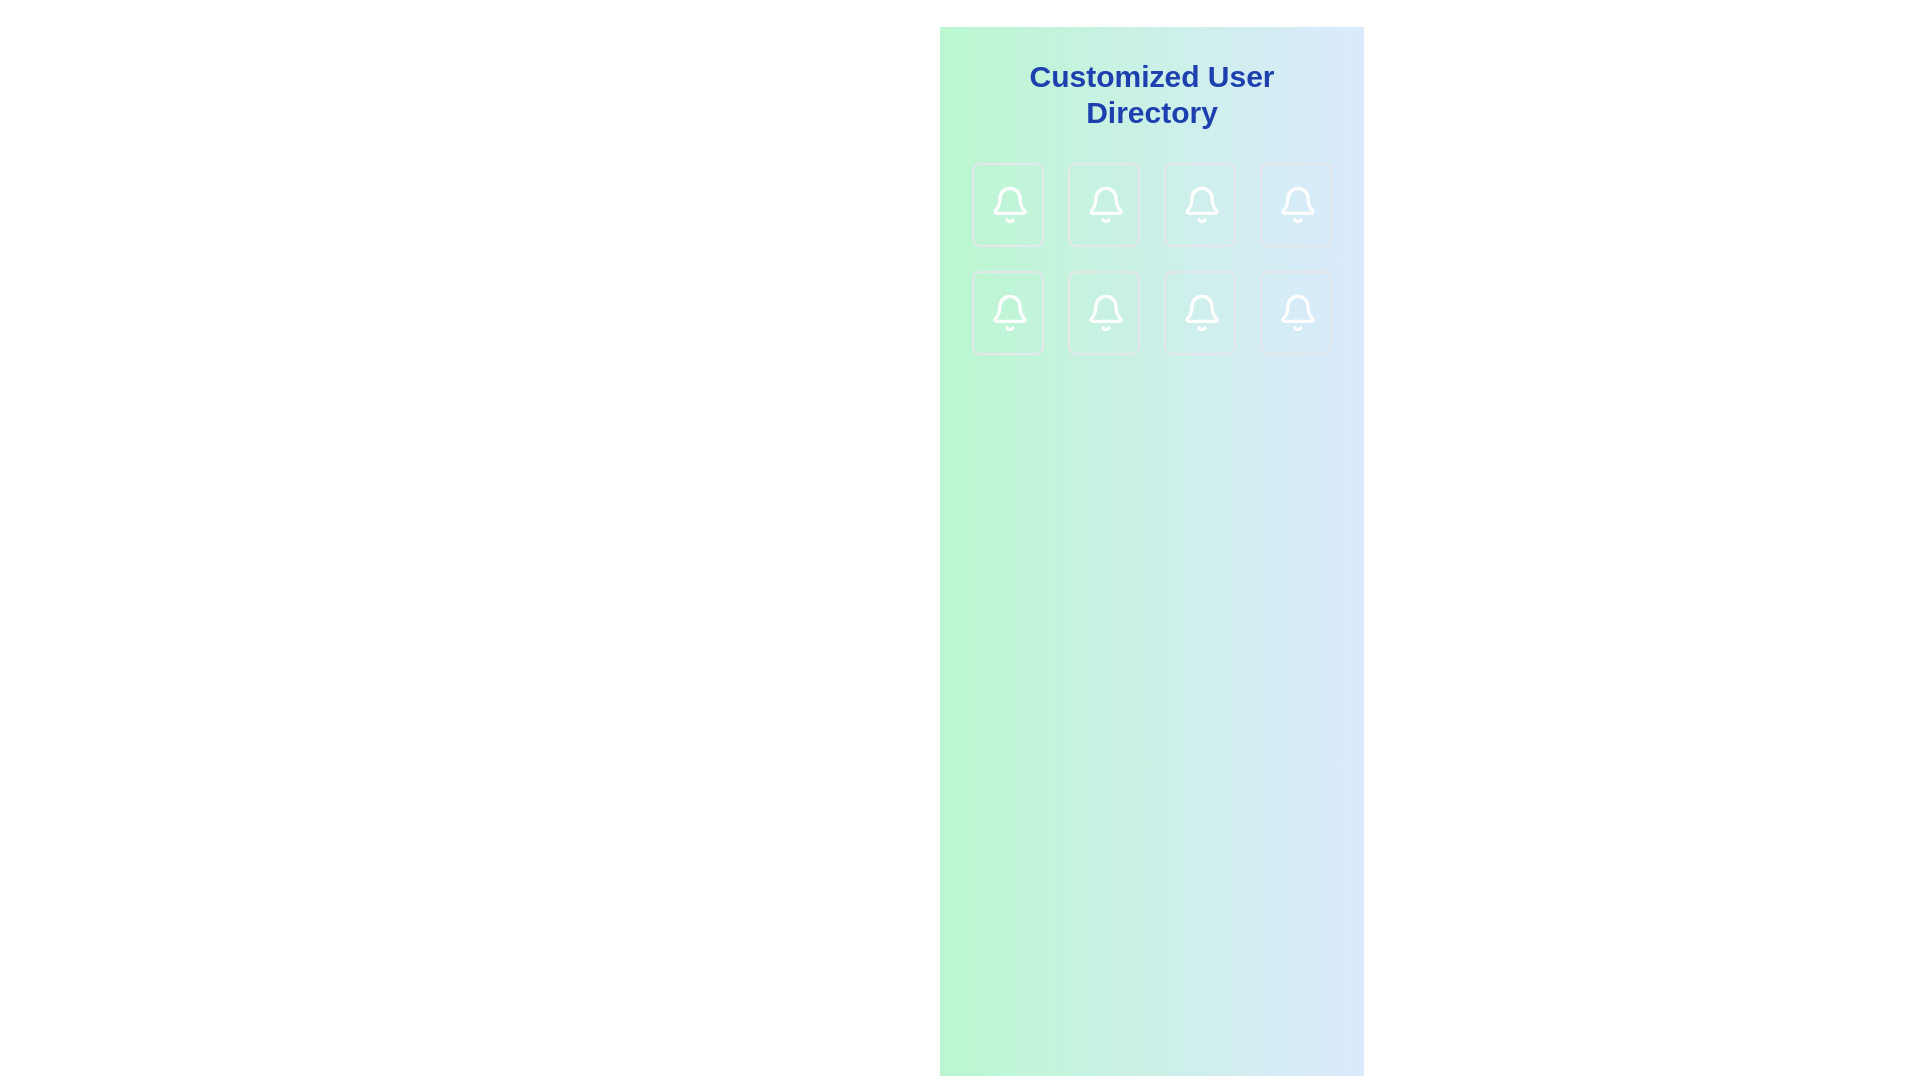 The image size is (1920, 1080). Describe the element at coordinates (1009, 312) in the screenshot. I see `the bell-shaped icon located in the first column of the second row of a grid layout, which is rendered in white color on a light green background, positioned below the title 'Customized User Directory'` at that location.